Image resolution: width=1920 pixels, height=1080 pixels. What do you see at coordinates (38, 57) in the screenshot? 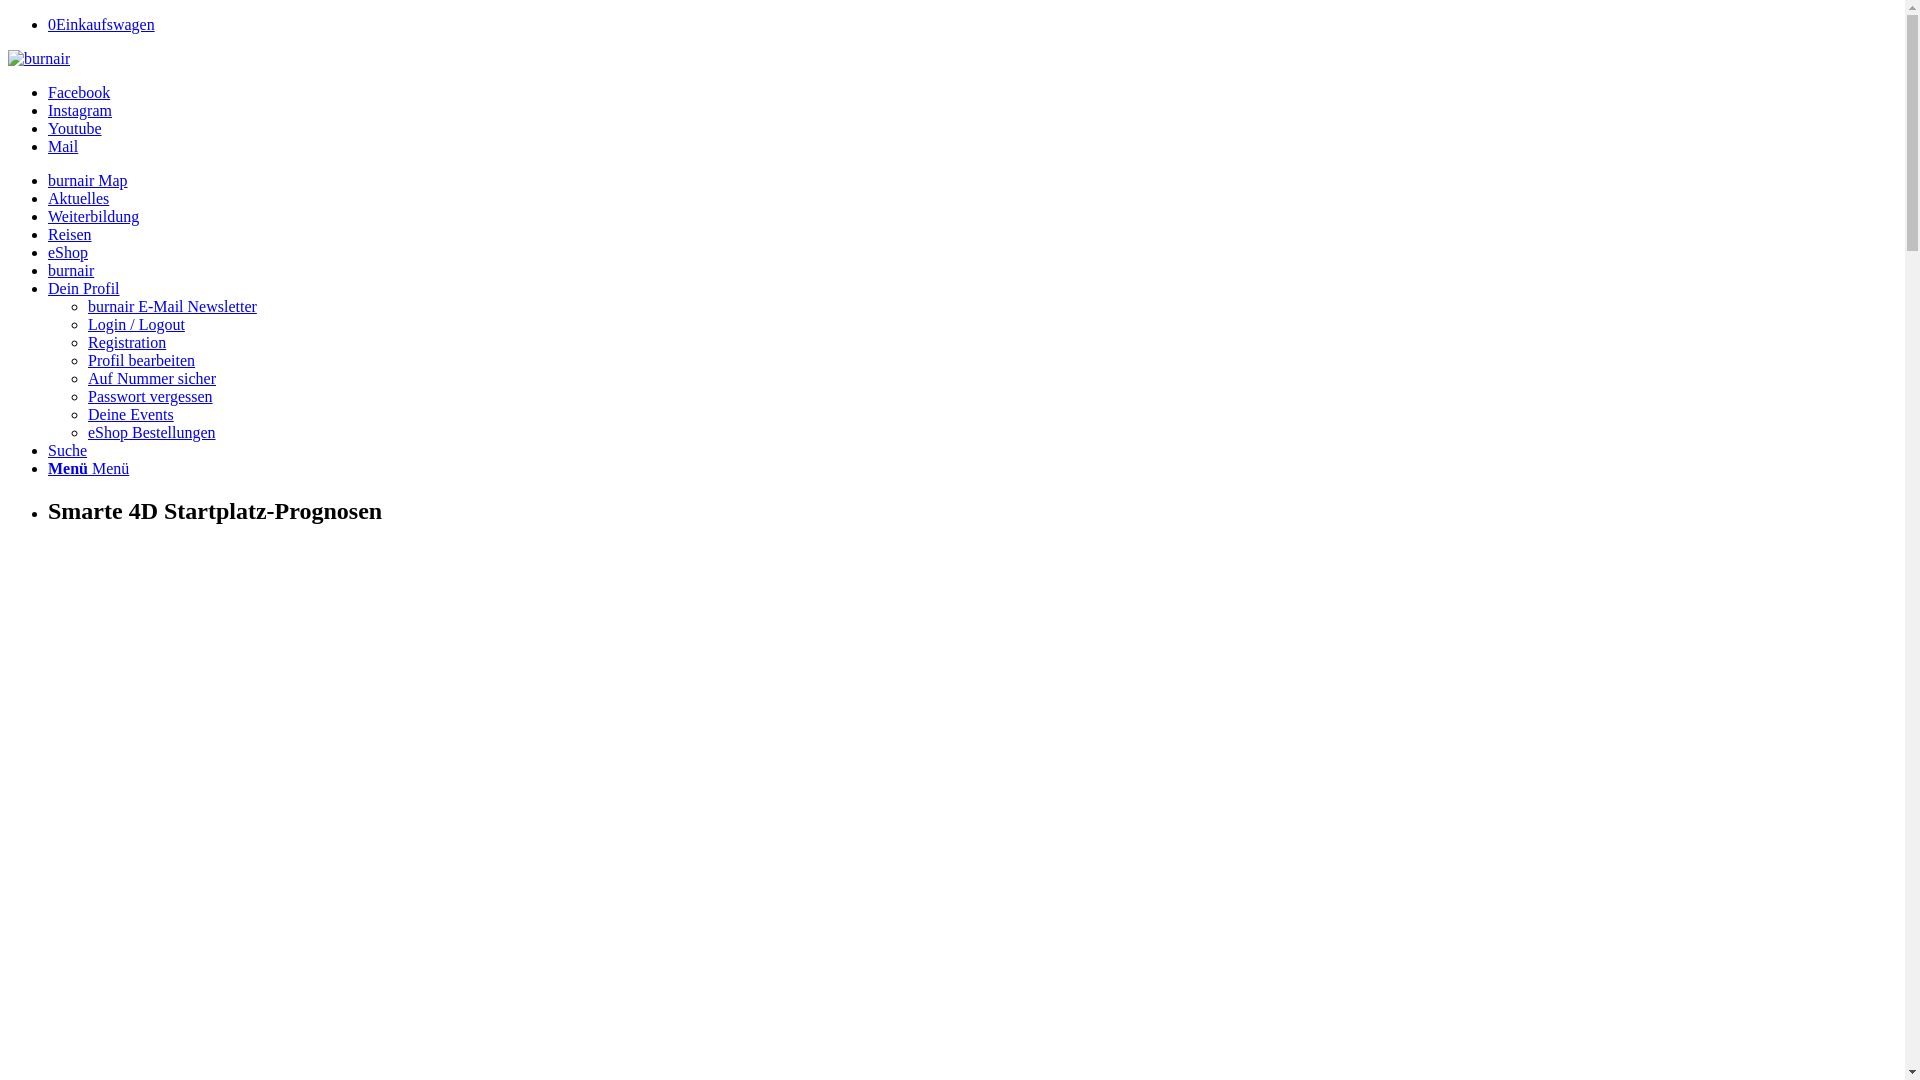
I see `'Logo_enfold_Website.fw'` at bounding box center [38, 57].